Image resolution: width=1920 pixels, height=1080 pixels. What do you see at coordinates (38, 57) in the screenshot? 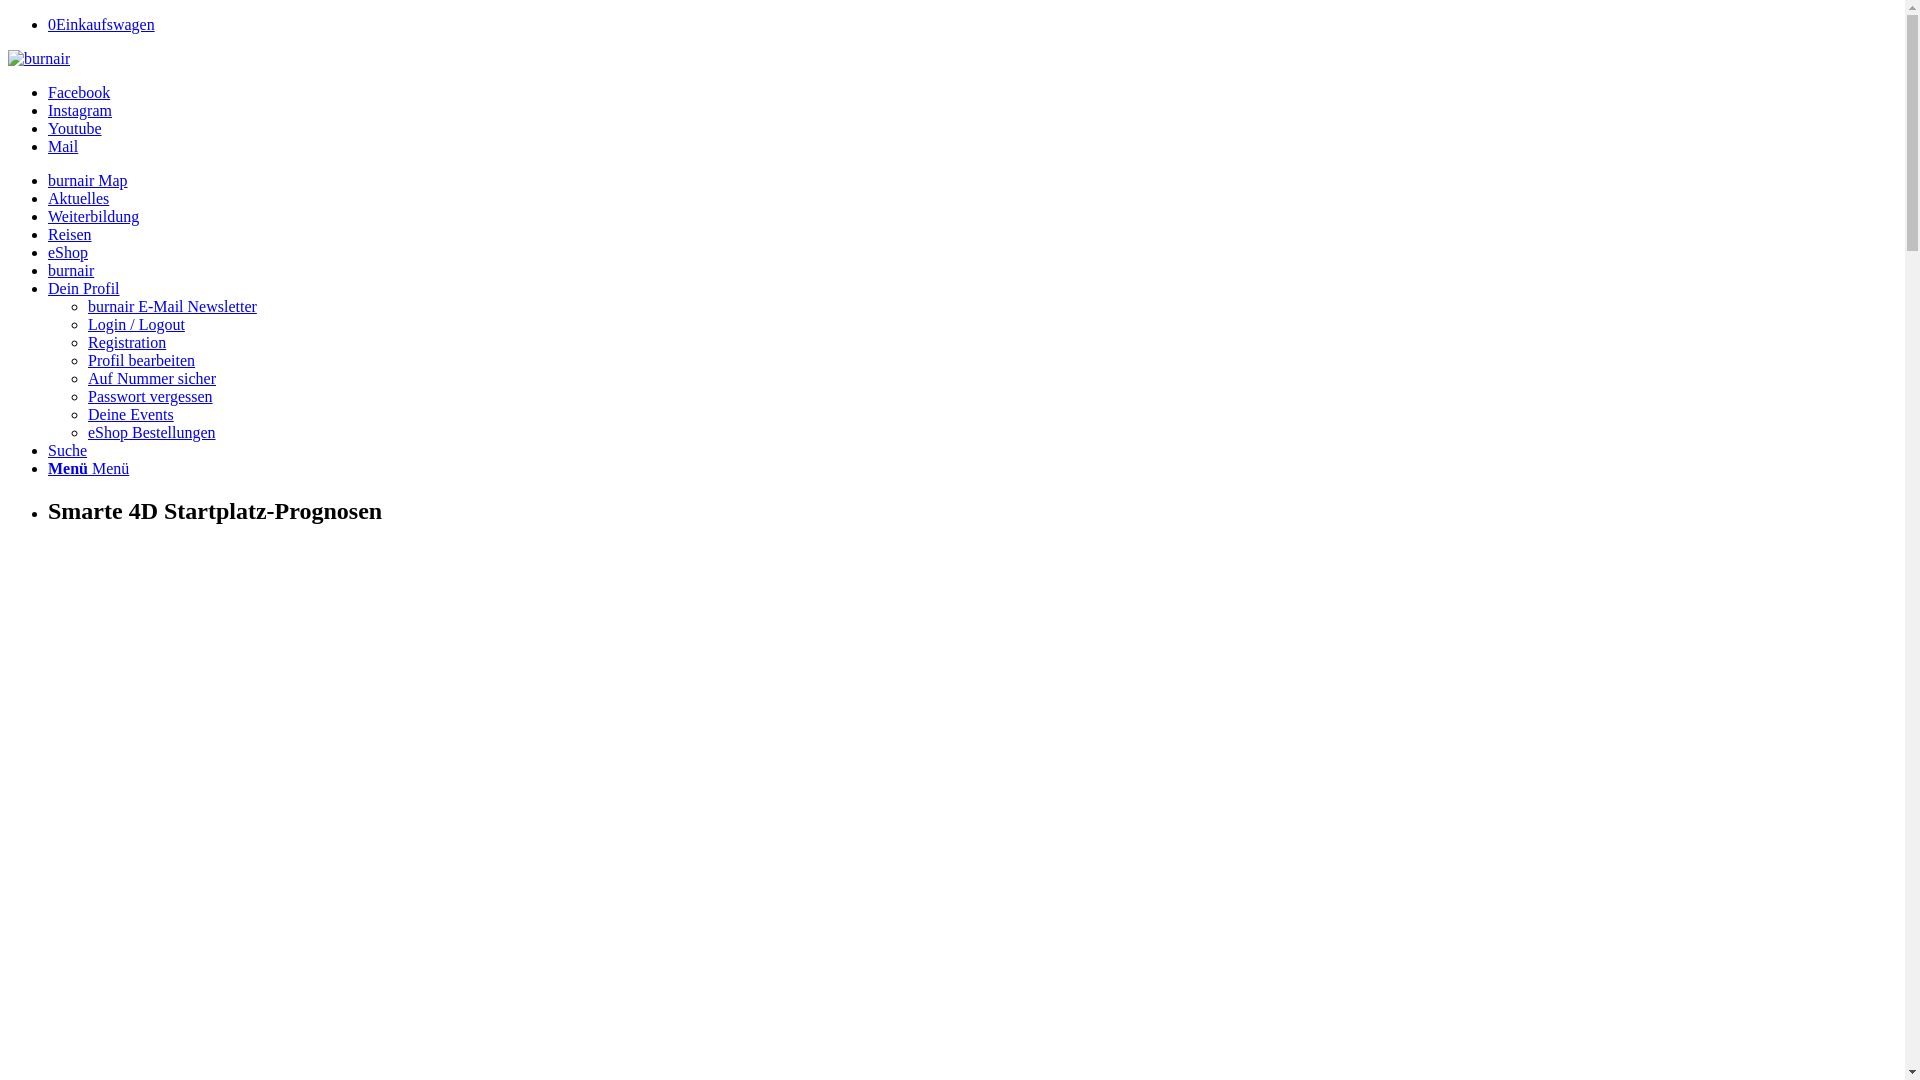
I see `'Logo_enfold_Website.fw'` at bounding box center [38, 57].